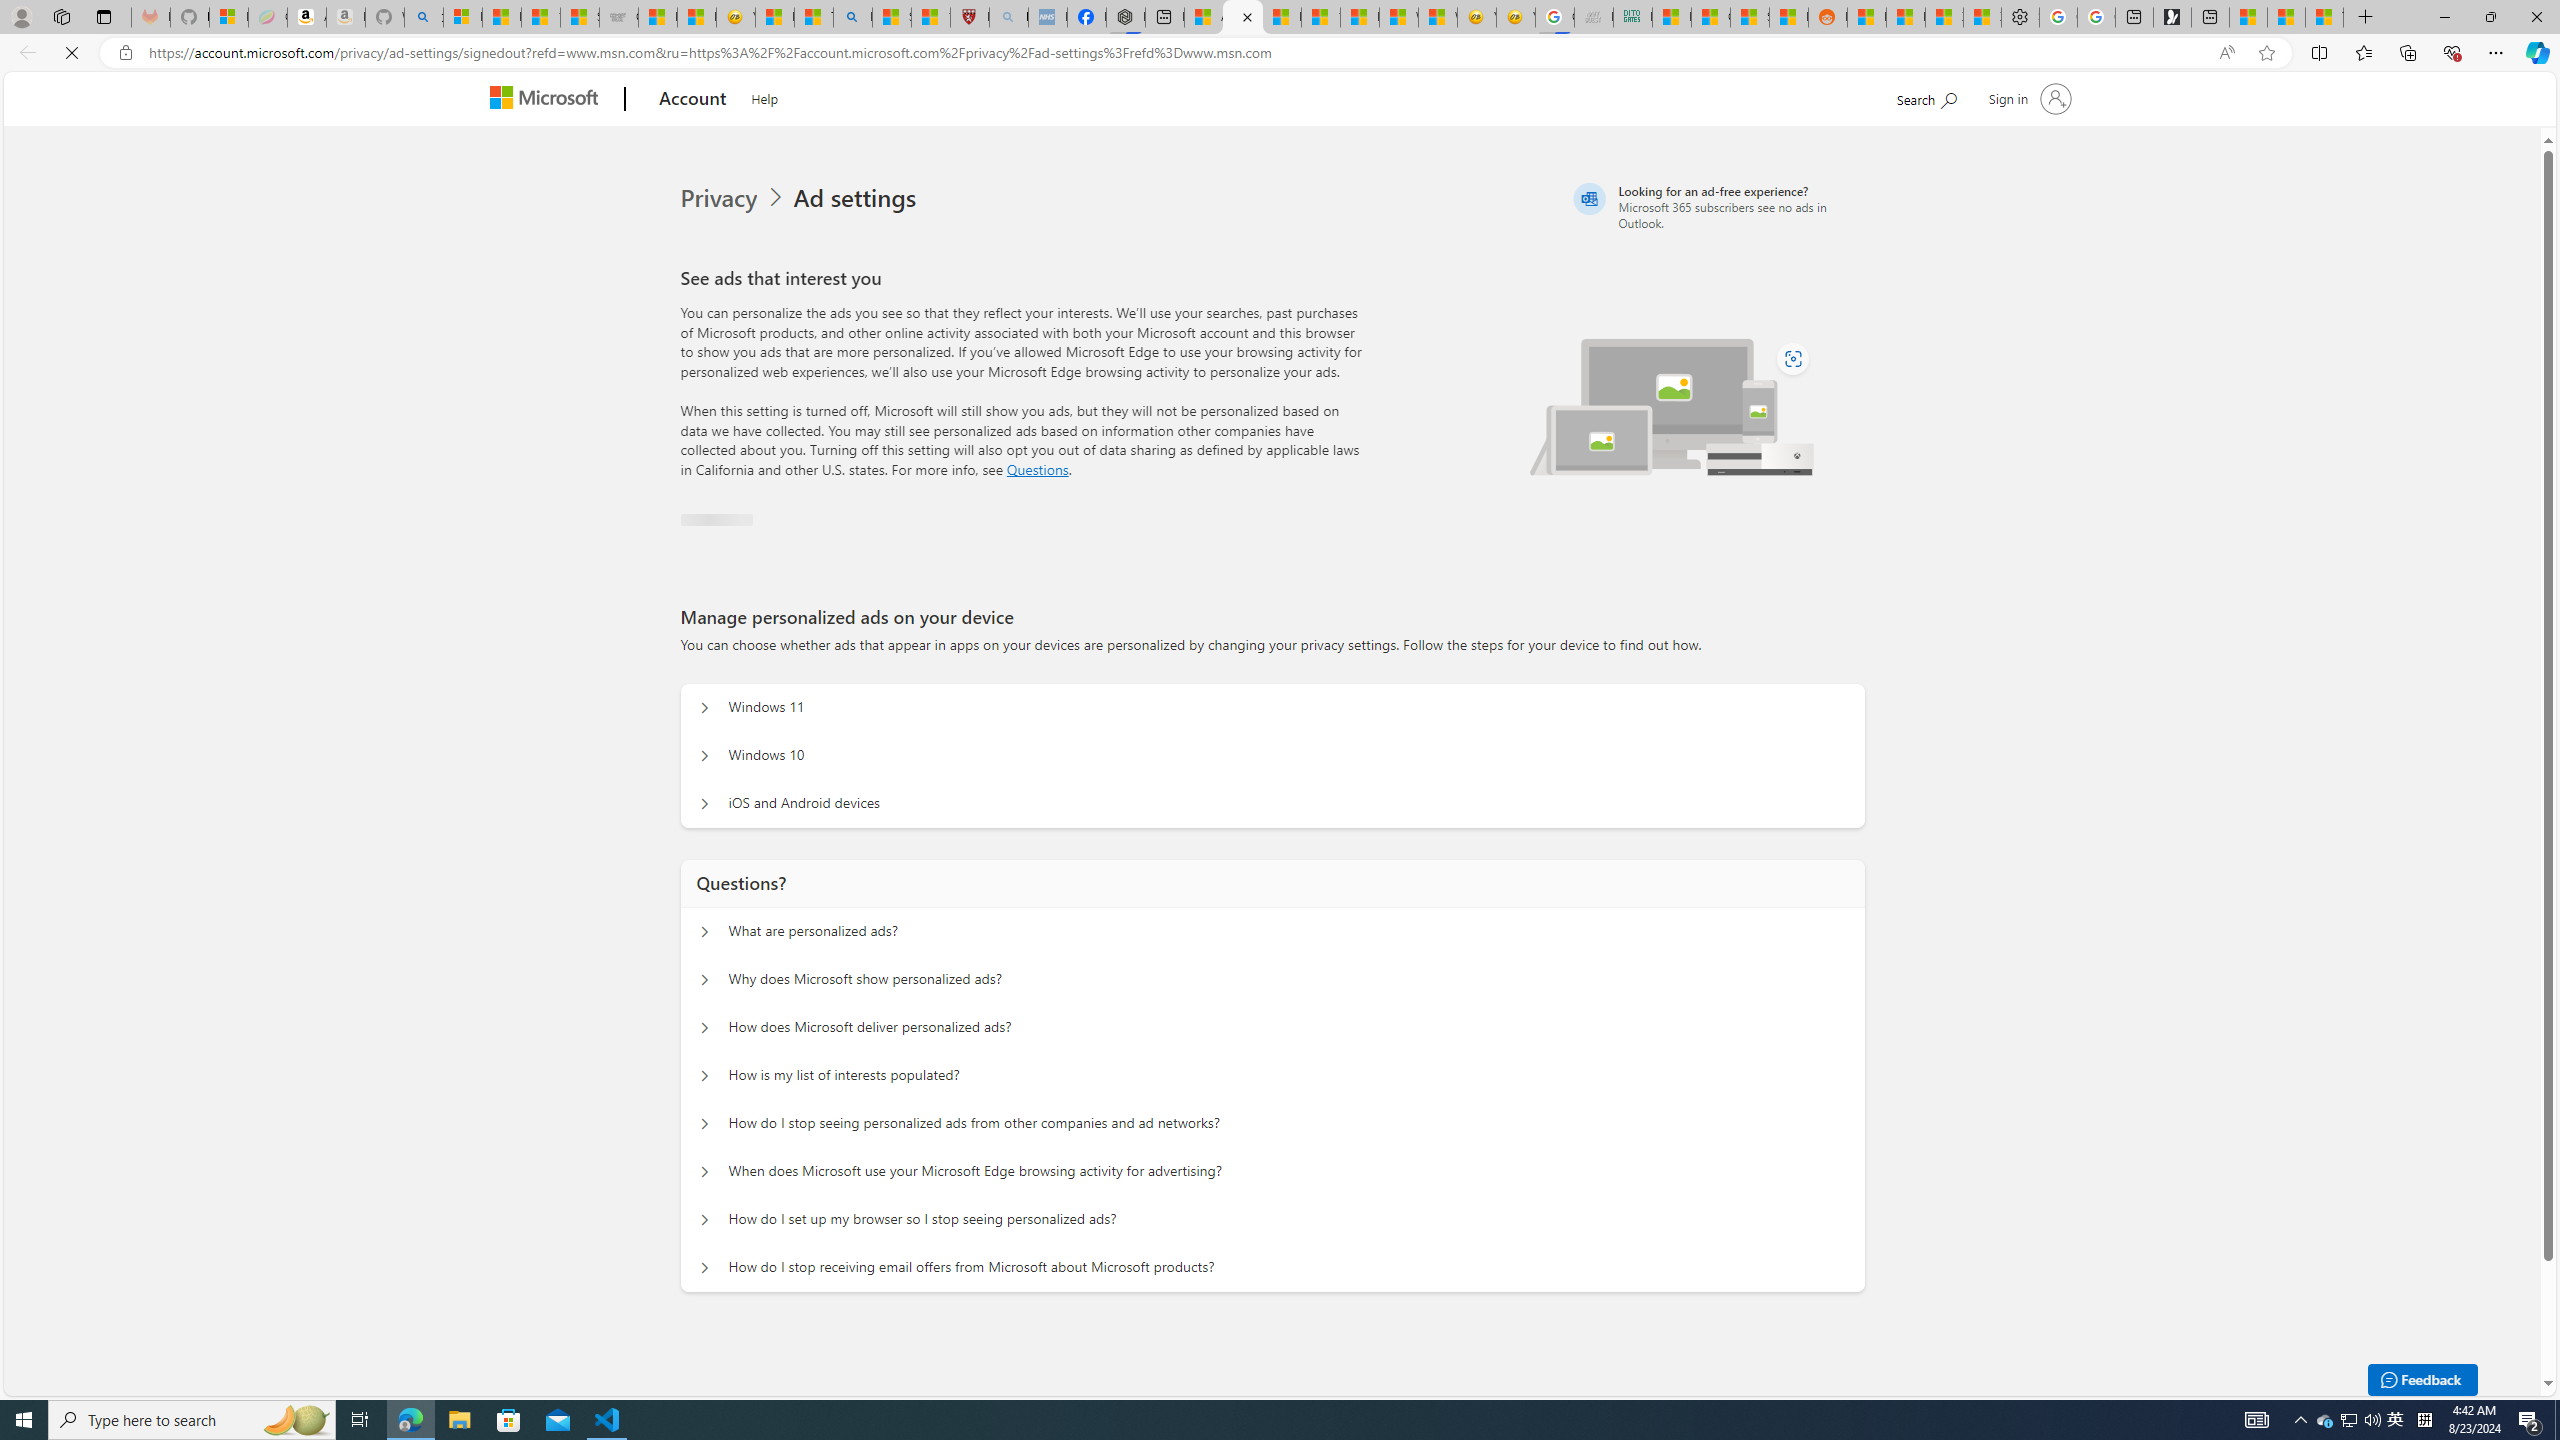 This screenshot has width=2560, height=1440. What do you see at coordinates (1358, 16) in the screenshot?
I see `'Fitness - MSN'` at bounding box center [1358, 16].